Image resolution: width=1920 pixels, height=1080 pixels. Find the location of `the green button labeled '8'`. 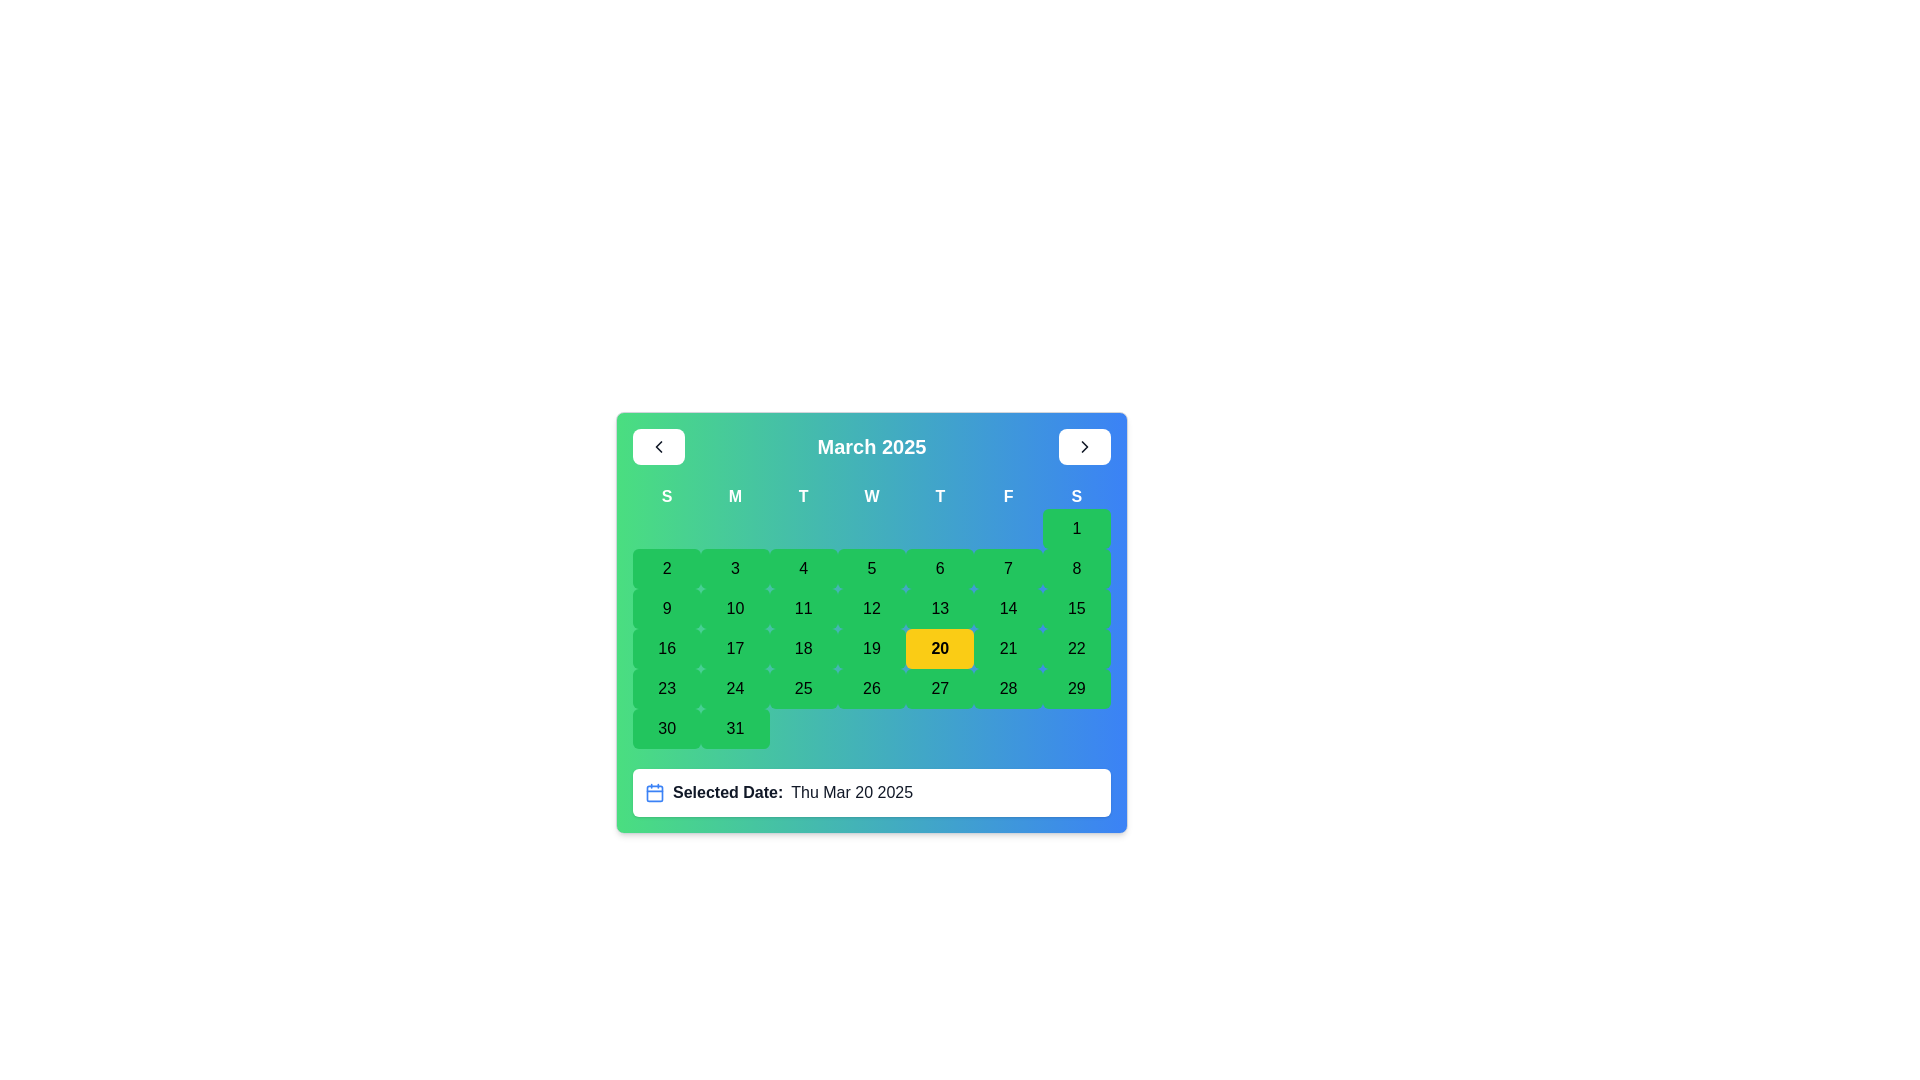

the green button labeled '8' is located at coordinates (1075, 569).